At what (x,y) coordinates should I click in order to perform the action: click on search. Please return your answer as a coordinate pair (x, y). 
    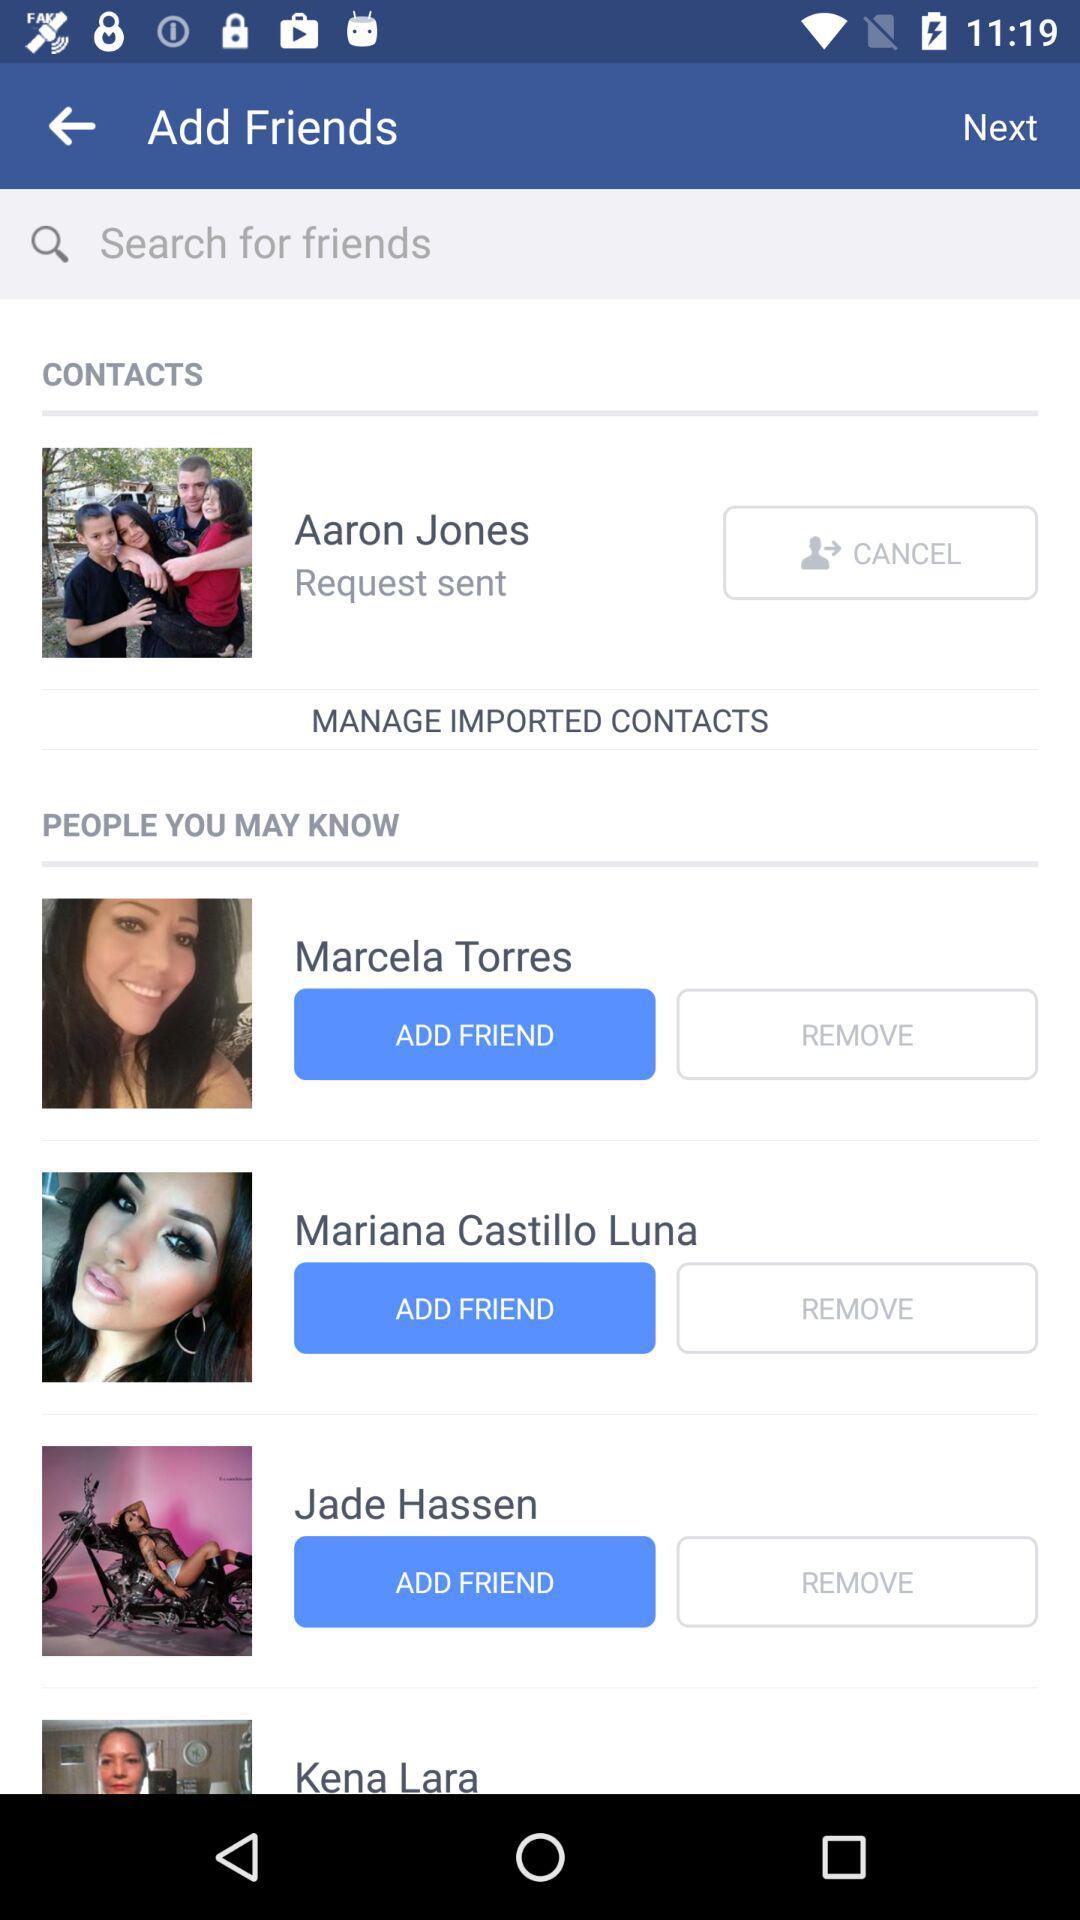
    Looking at the image, I should click on (588, 243).